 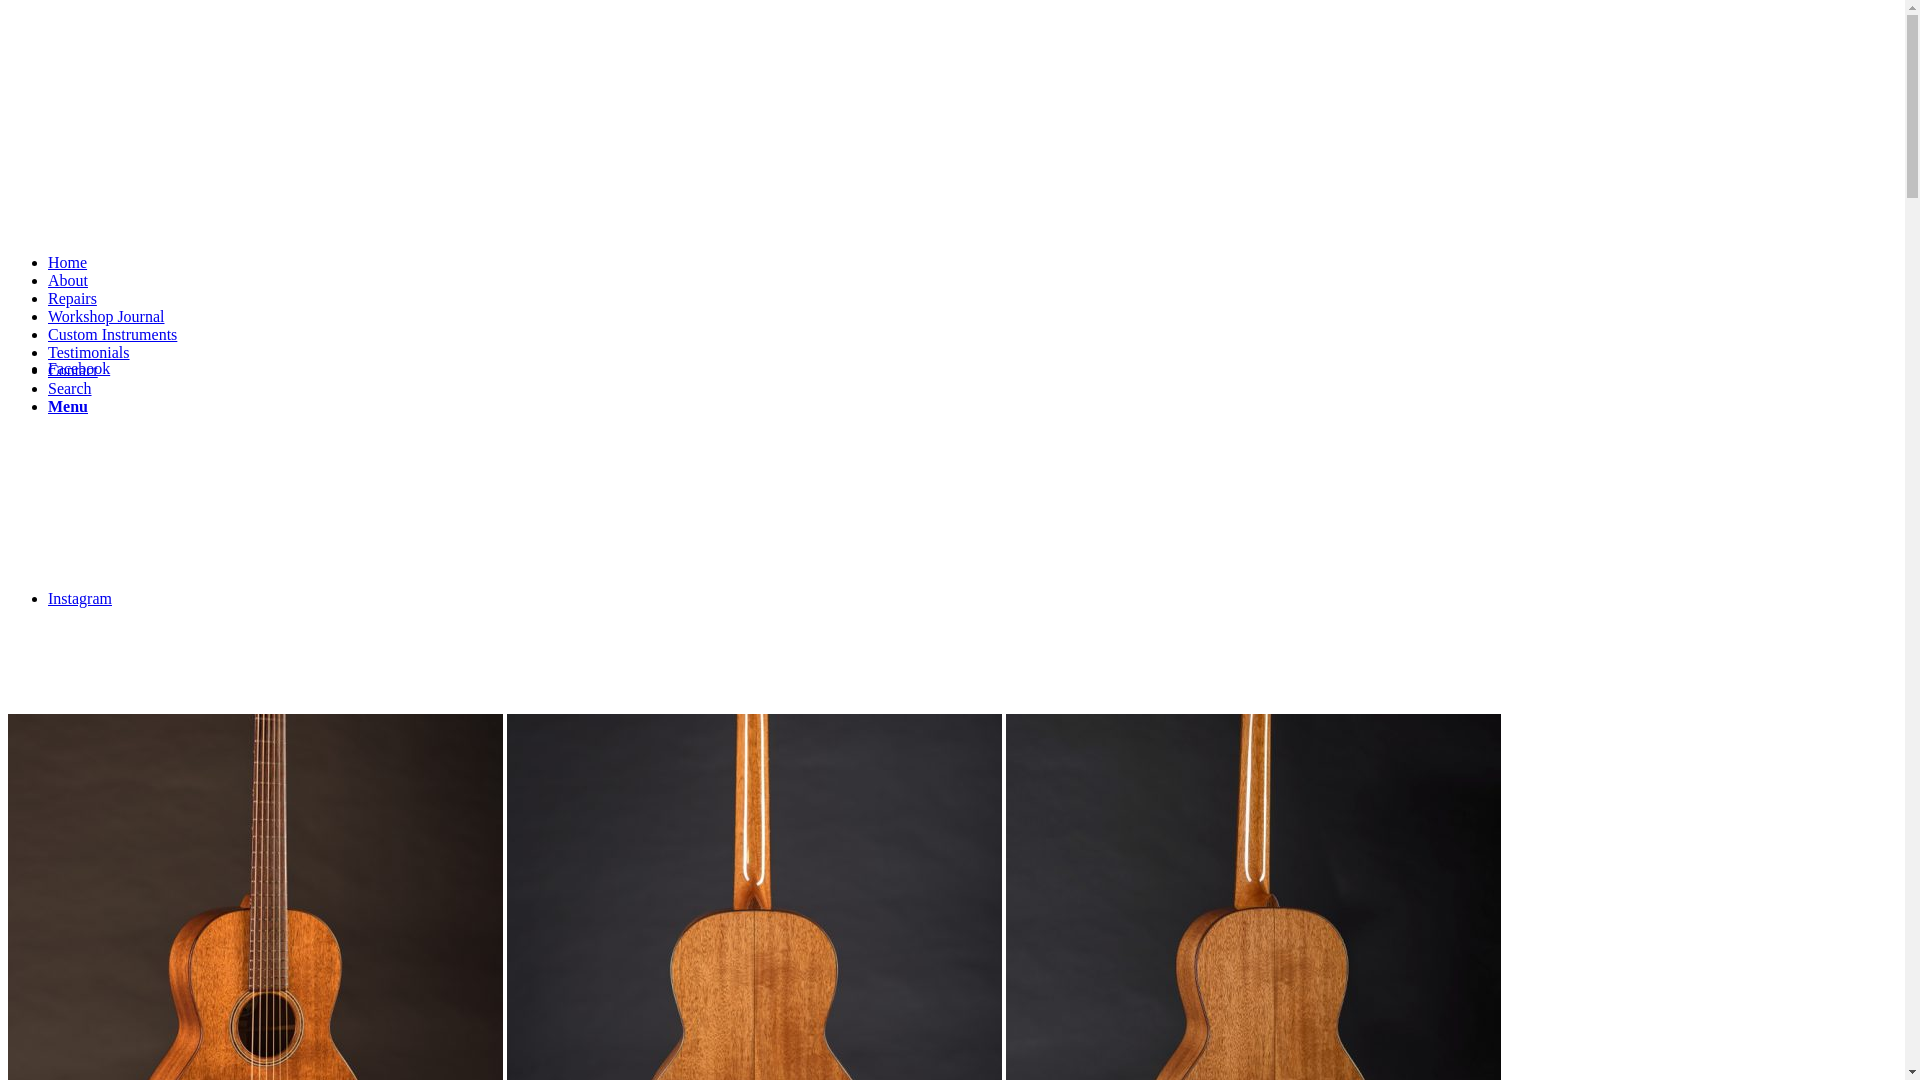 I want to click on 'About', so click(x=48, y=280).